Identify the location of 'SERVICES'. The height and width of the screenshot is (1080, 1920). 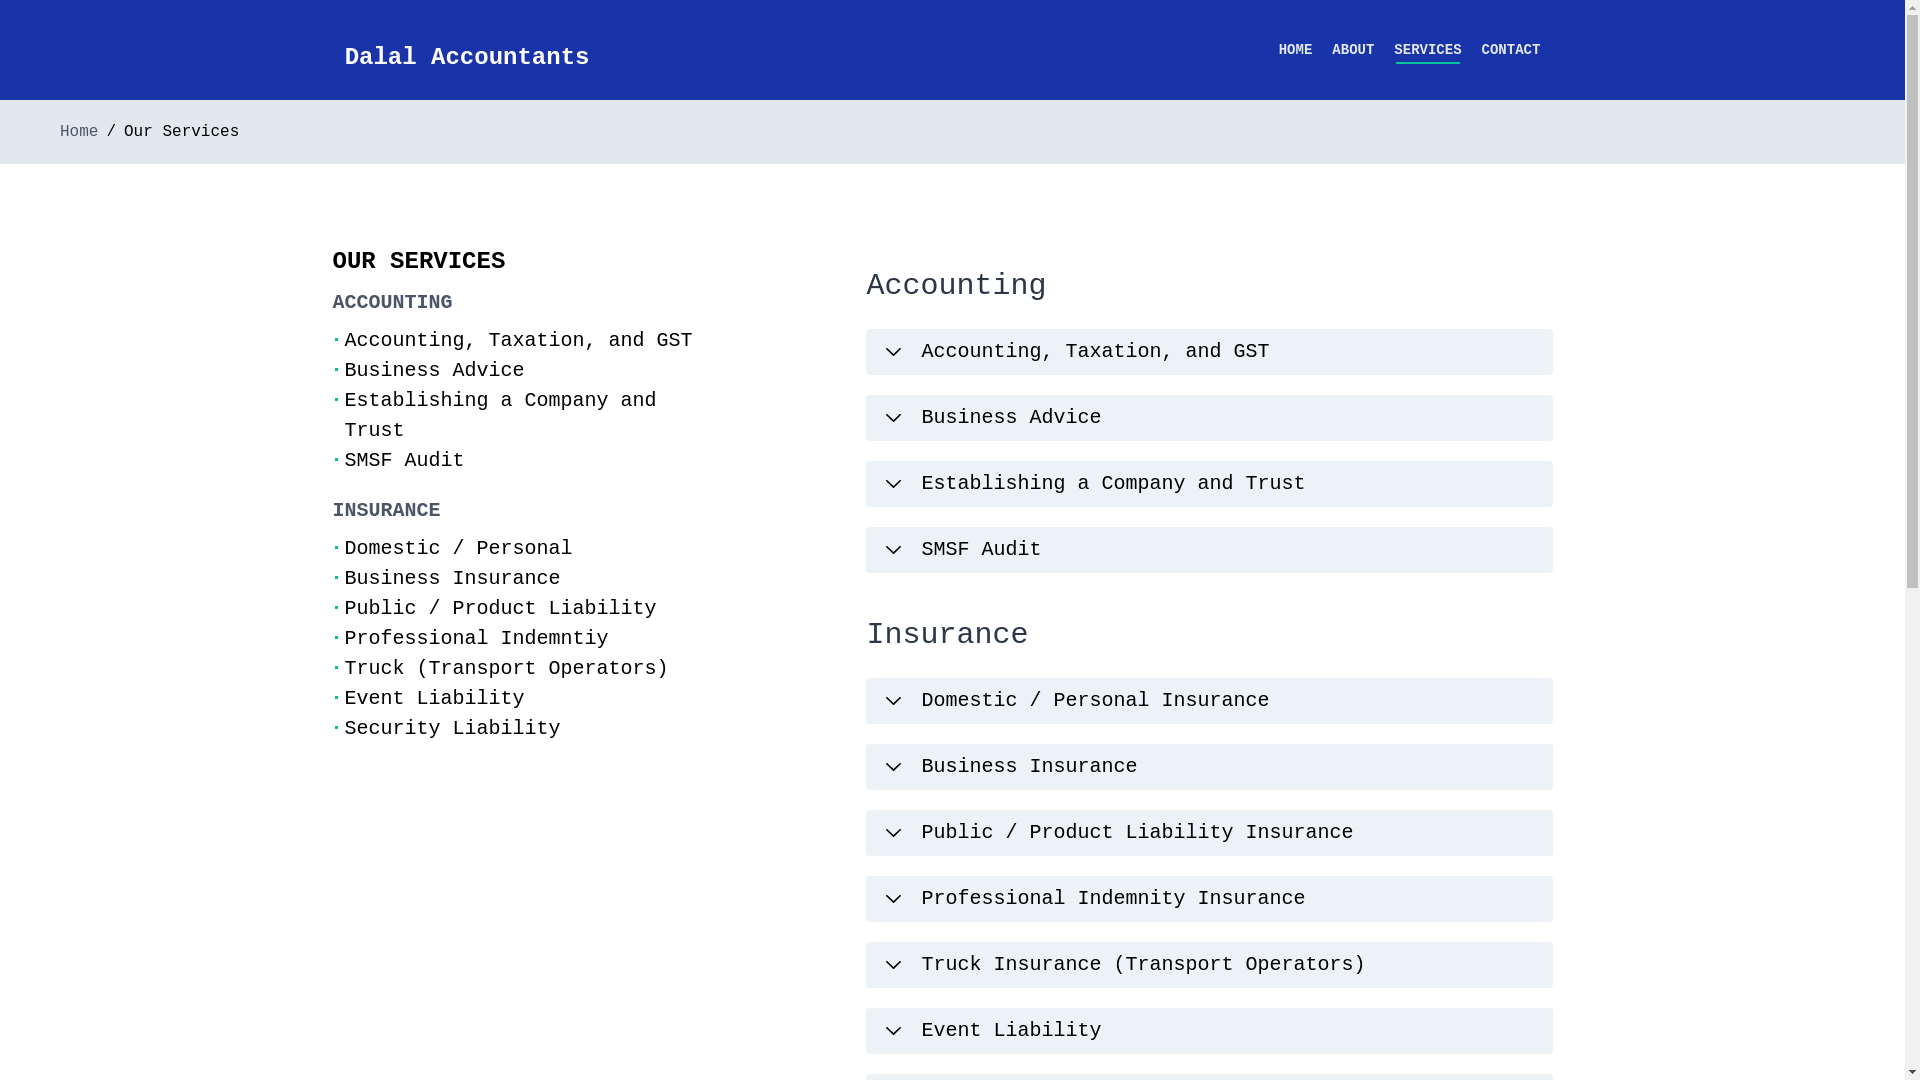
(1426, 49).